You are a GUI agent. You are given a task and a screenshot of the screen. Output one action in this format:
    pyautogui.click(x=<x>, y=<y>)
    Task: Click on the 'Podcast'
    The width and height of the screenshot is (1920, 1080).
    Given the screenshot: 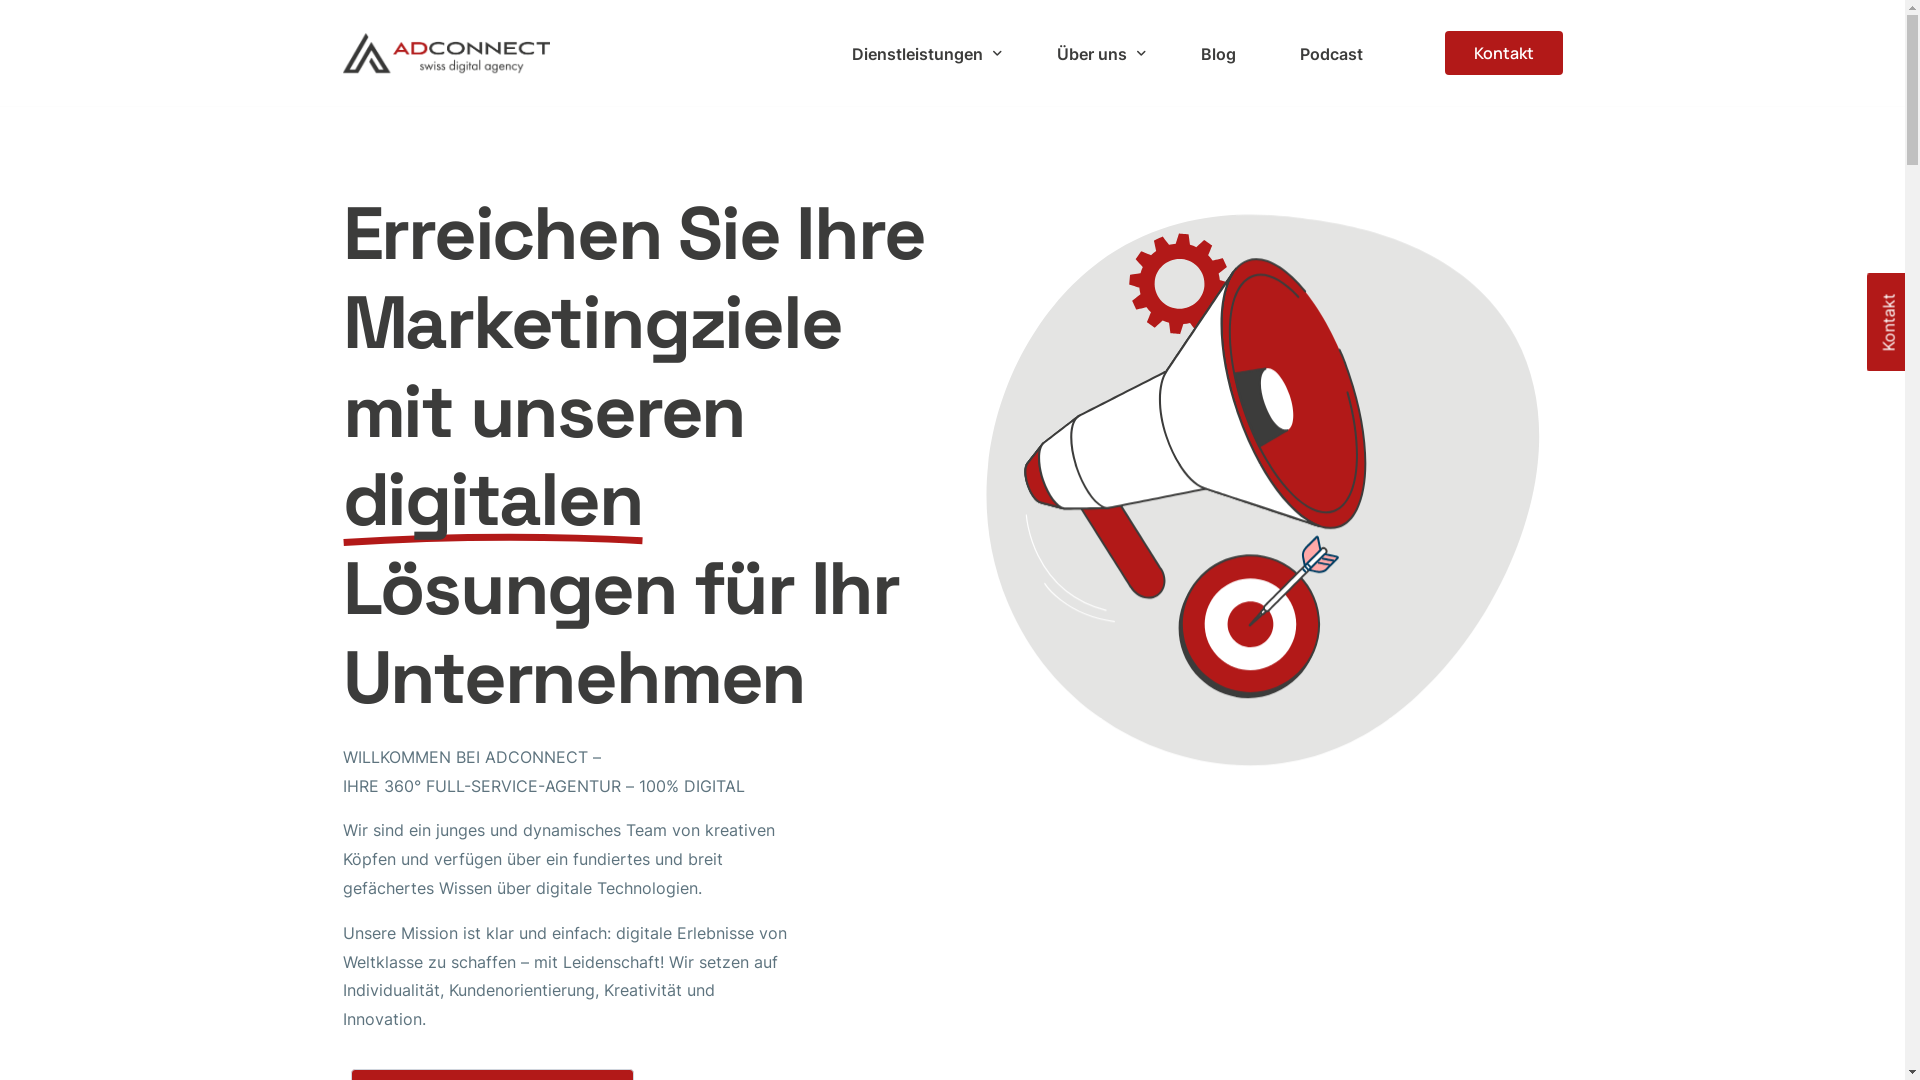 What is the action you would take?
    pyautogui.click(x=1331, y=52)
    